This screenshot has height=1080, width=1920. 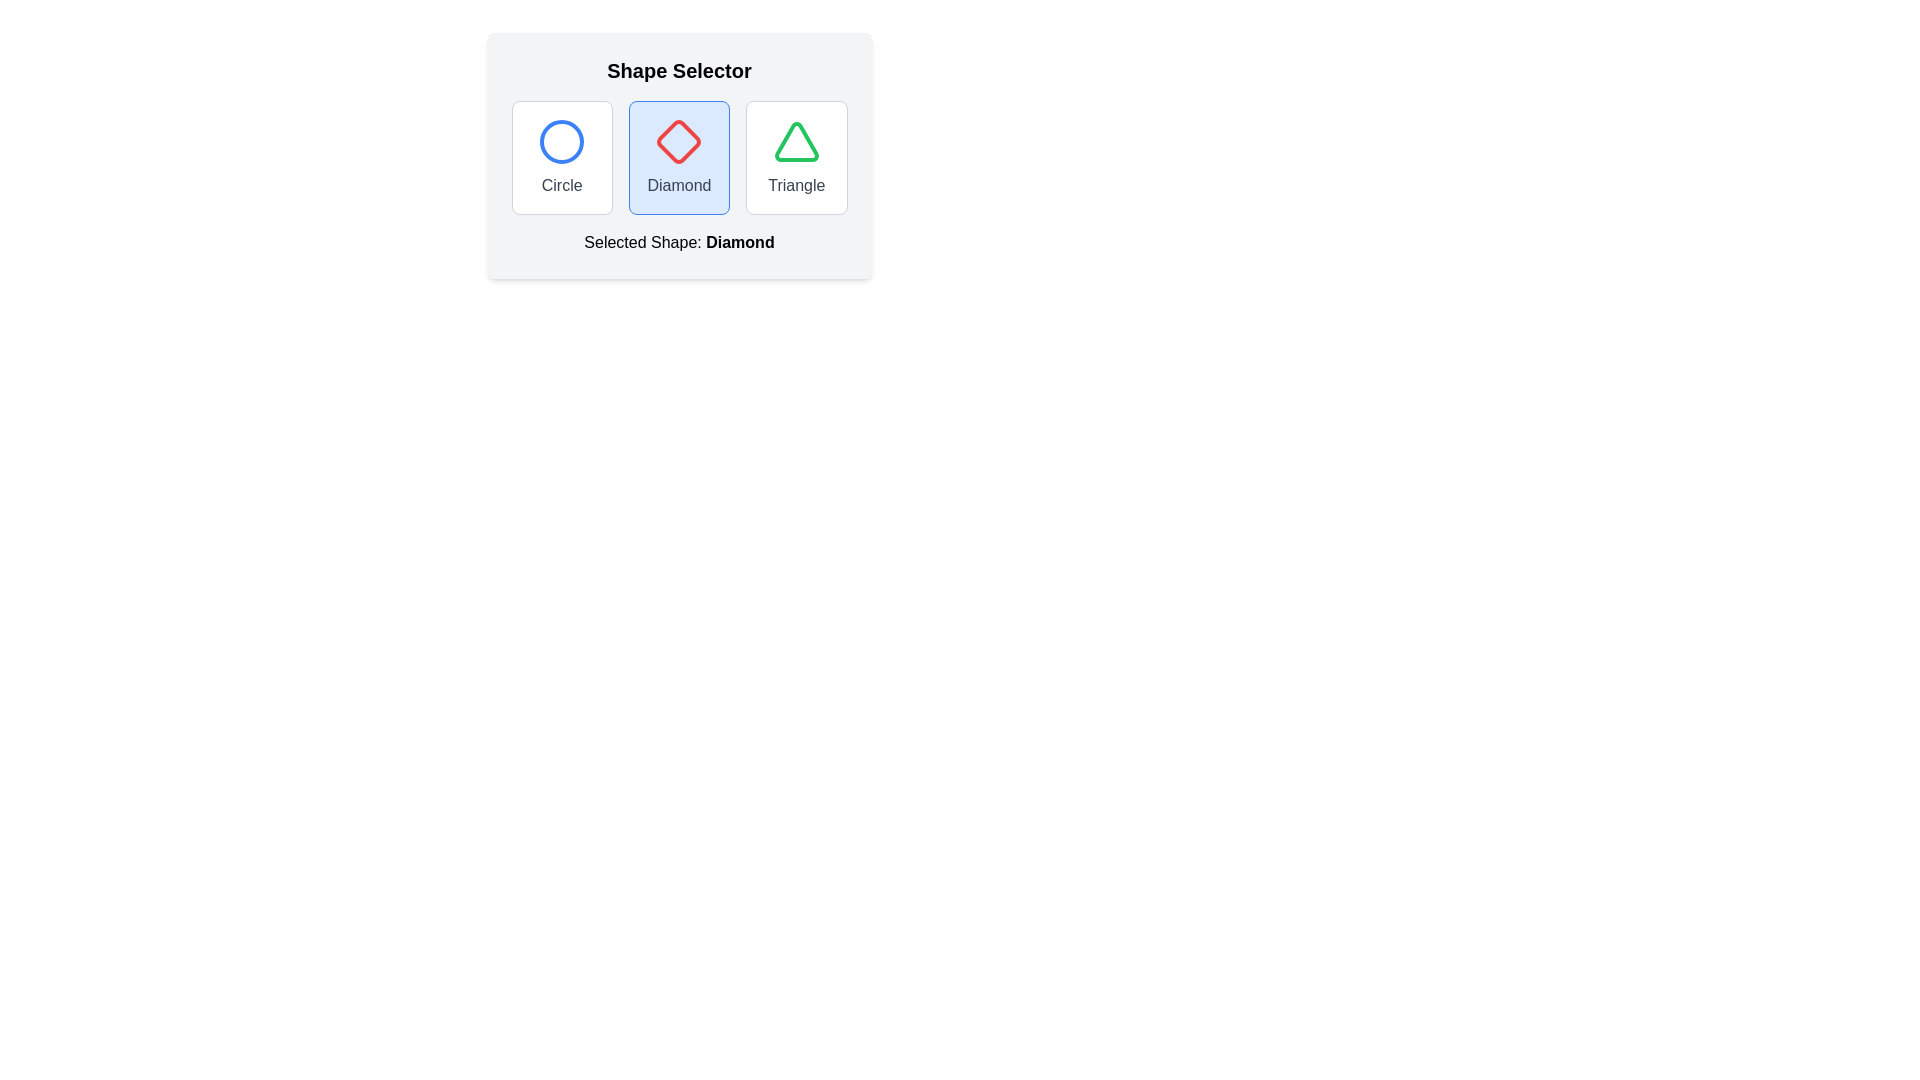 What do you see at coordinates (679, 141) in the screenshot?
I see `the diamond-shaped icon in the 'Diamond' labeled selection box` at bounding box center [679, 141].